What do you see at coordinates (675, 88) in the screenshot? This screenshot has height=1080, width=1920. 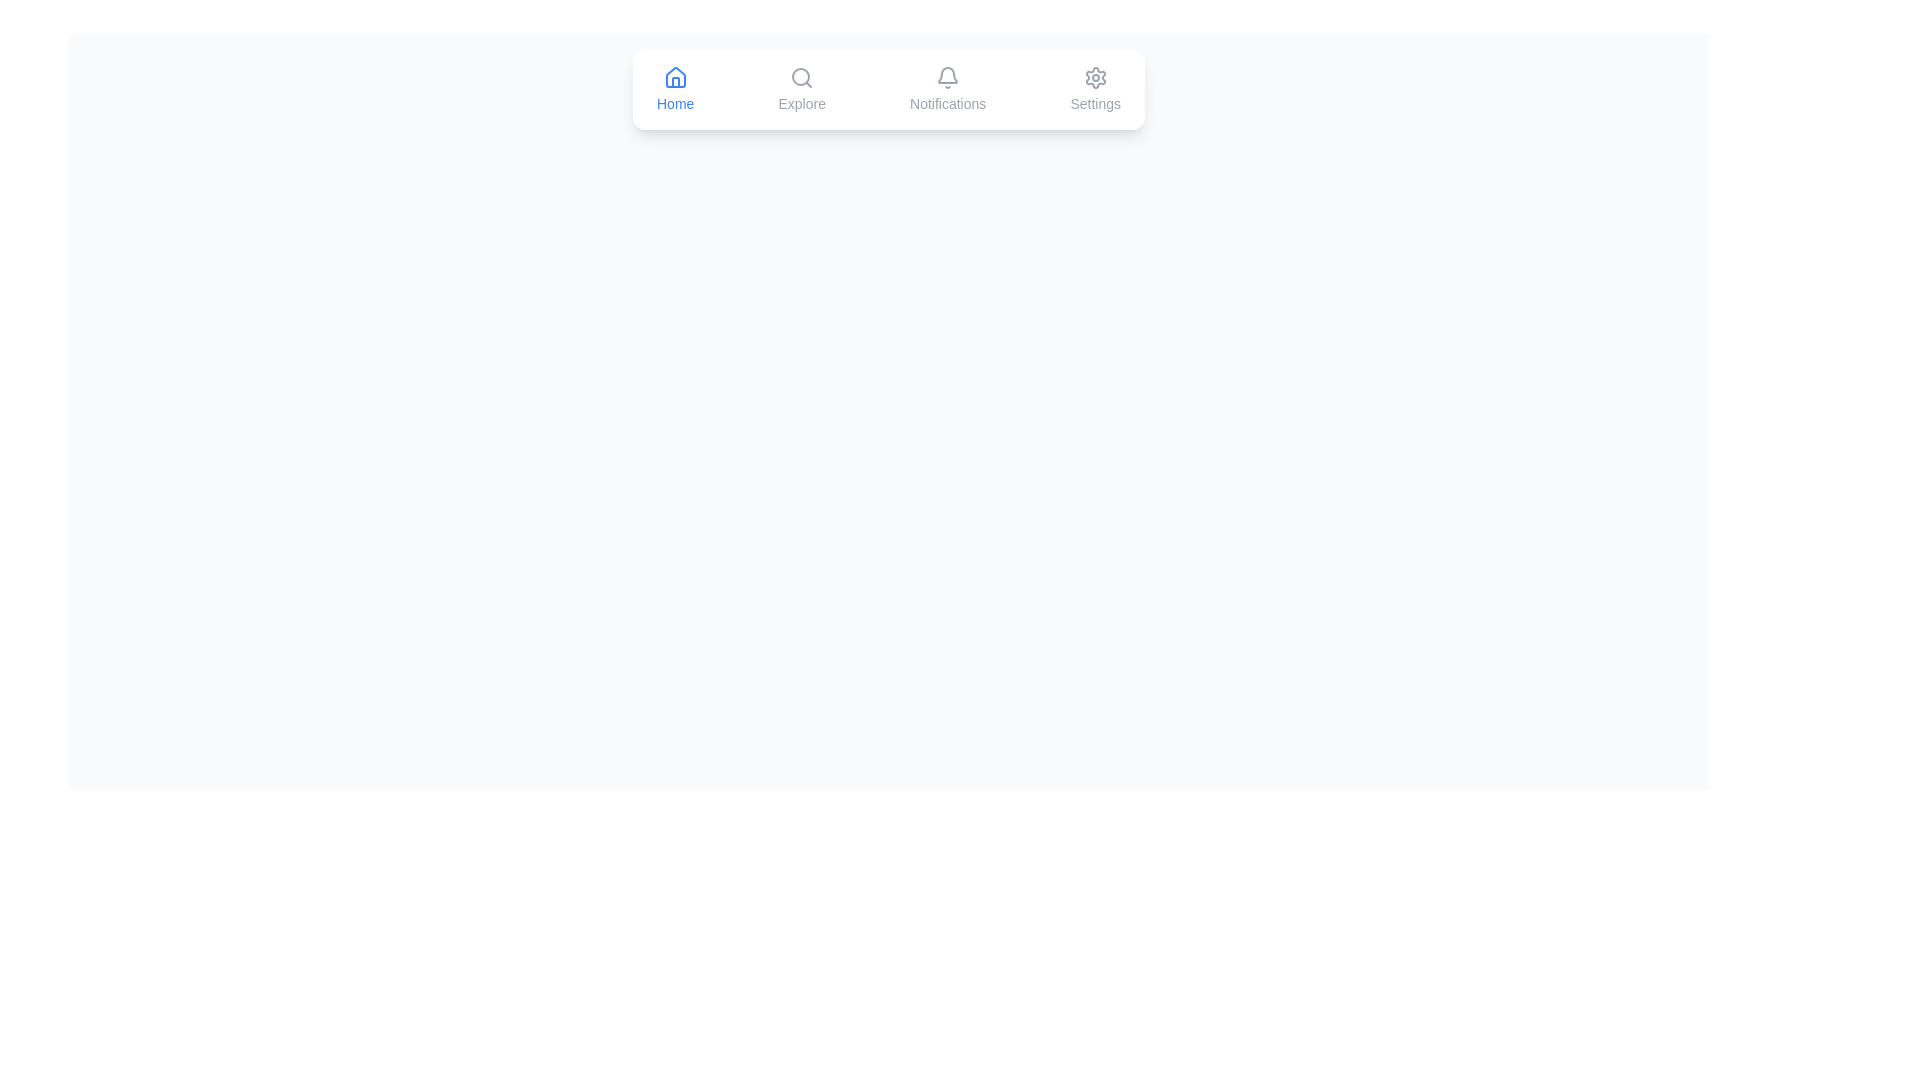 I see `the tab labeled Home` at bounding box center [675, 88].